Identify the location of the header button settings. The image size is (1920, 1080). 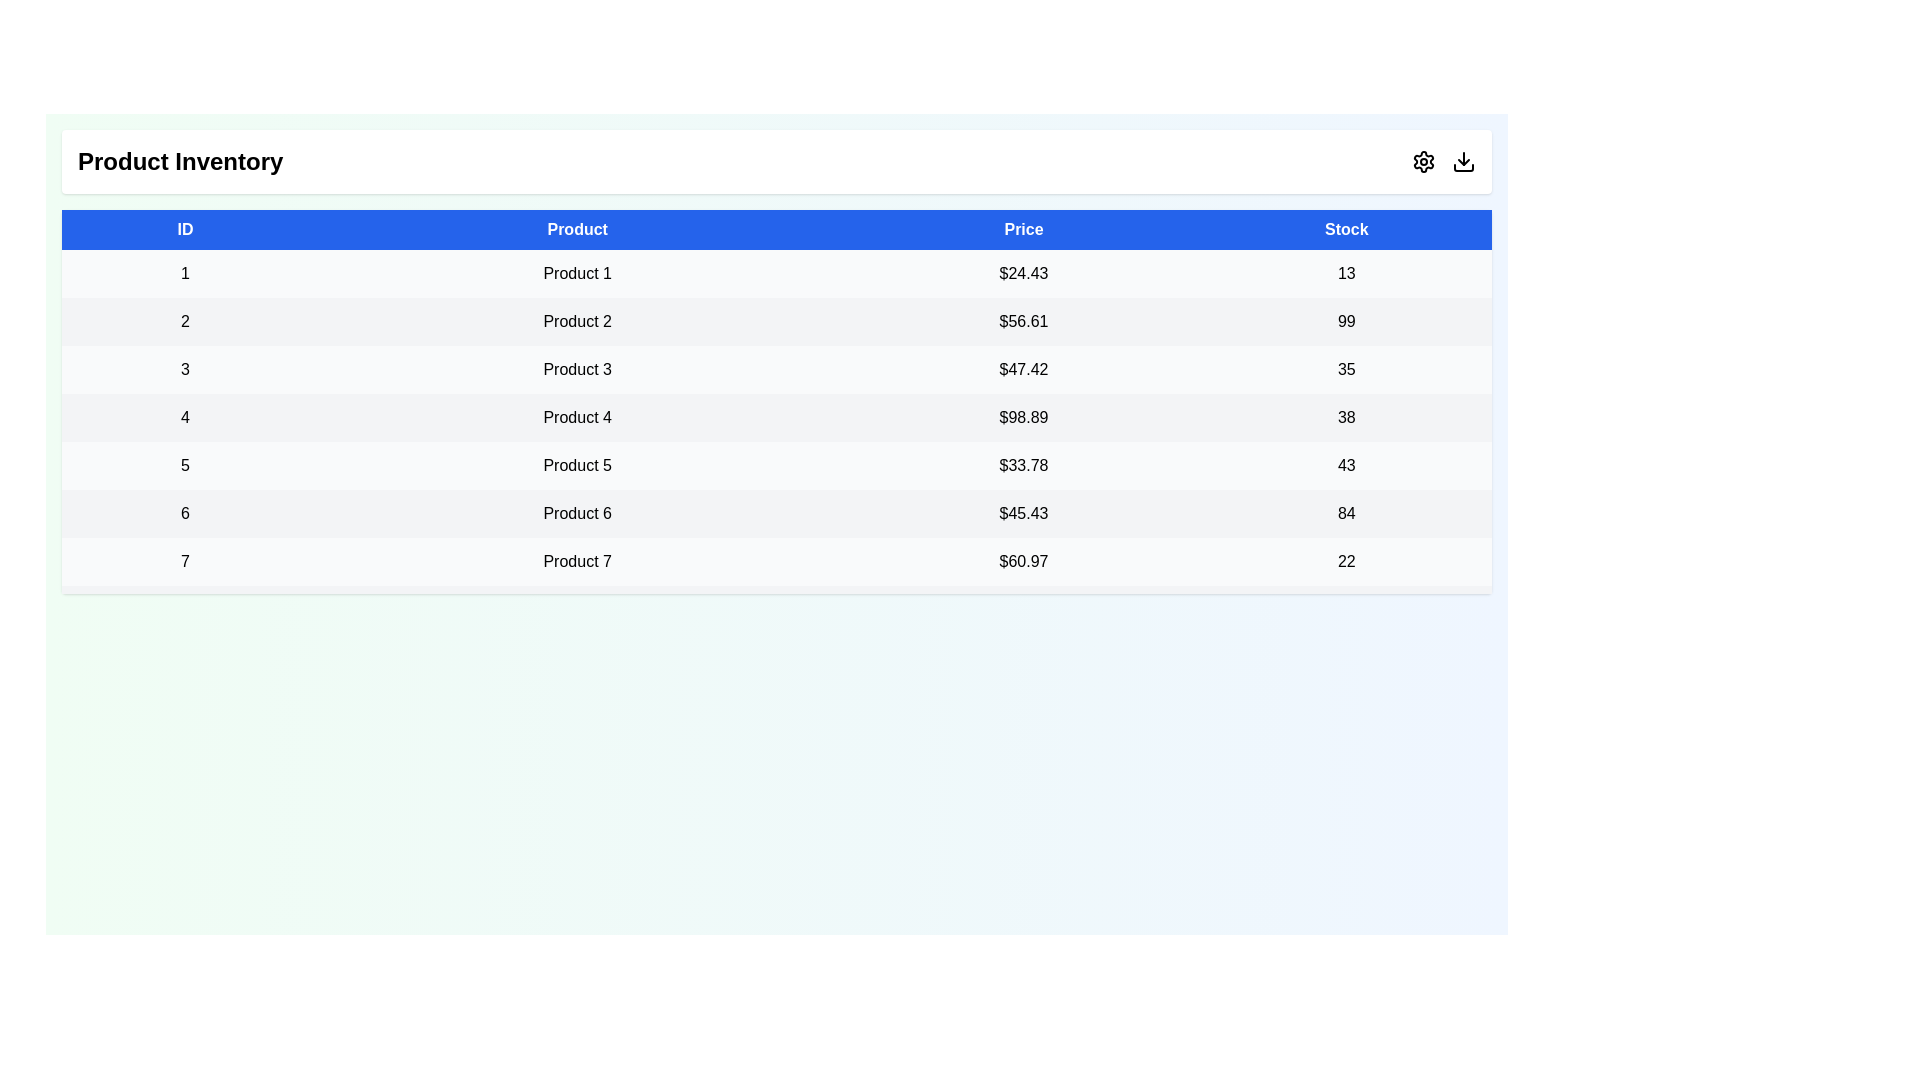
(1423, 161).